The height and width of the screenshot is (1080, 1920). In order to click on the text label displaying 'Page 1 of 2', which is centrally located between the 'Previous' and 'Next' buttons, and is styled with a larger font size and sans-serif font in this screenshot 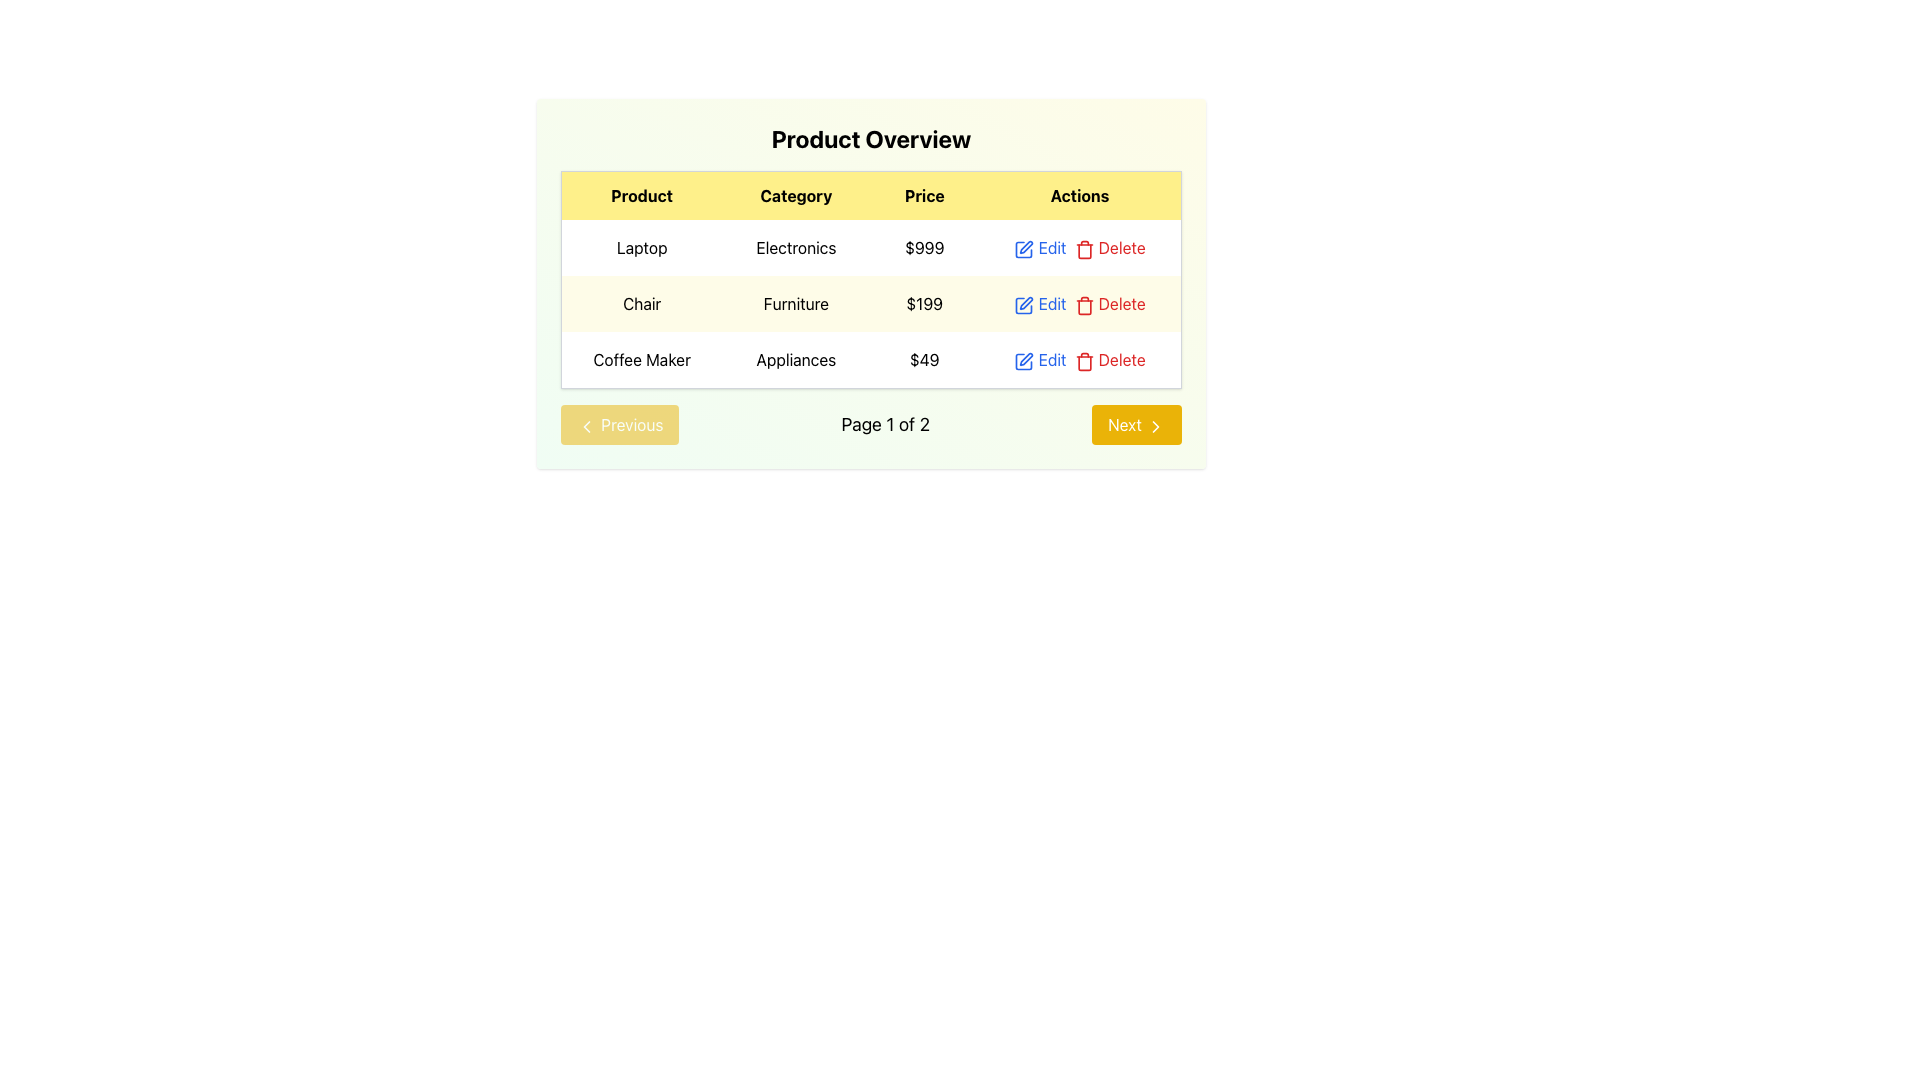, I will do `click(884, 423)`.